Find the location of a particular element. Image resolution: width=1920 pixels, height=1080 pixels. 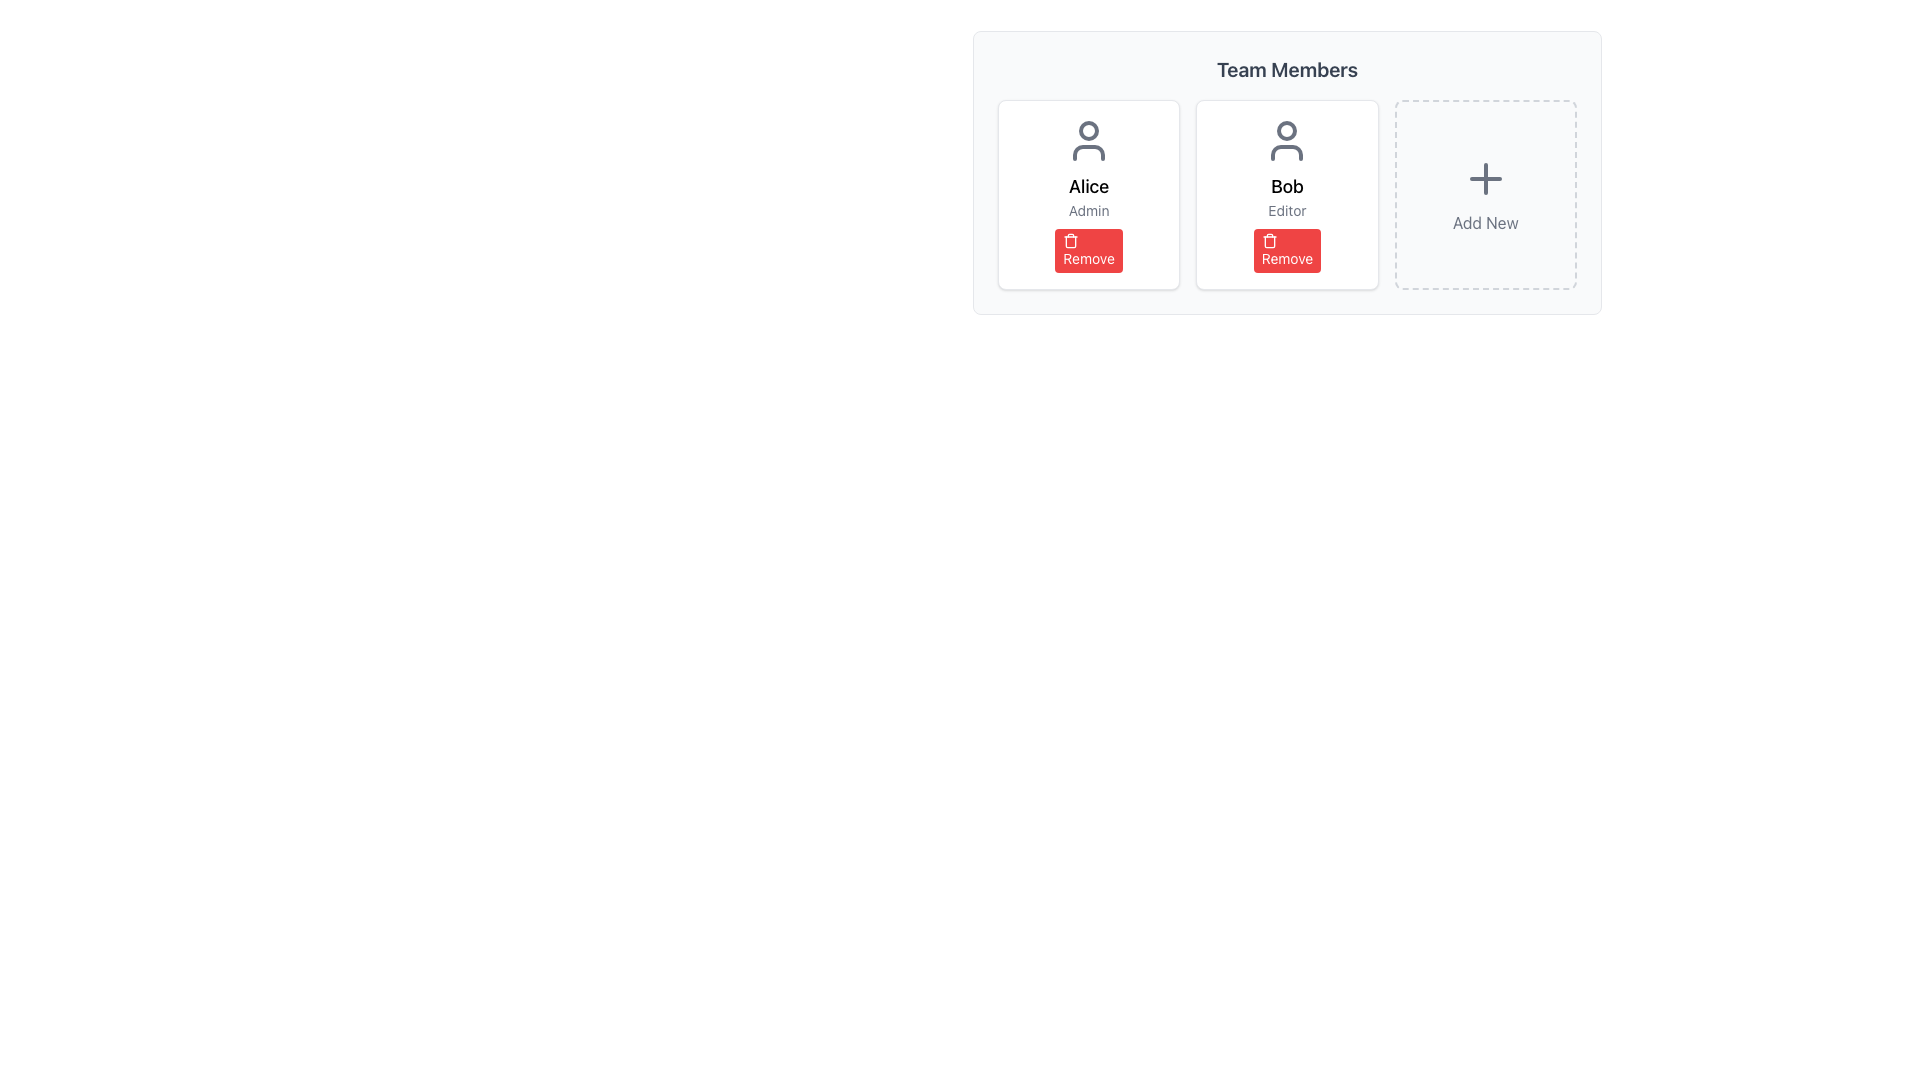

details of the team member card for 'Bob', which includes the user's icon, name, and role, located in the 'Team Members' section is located at coordinates (1287, 172).